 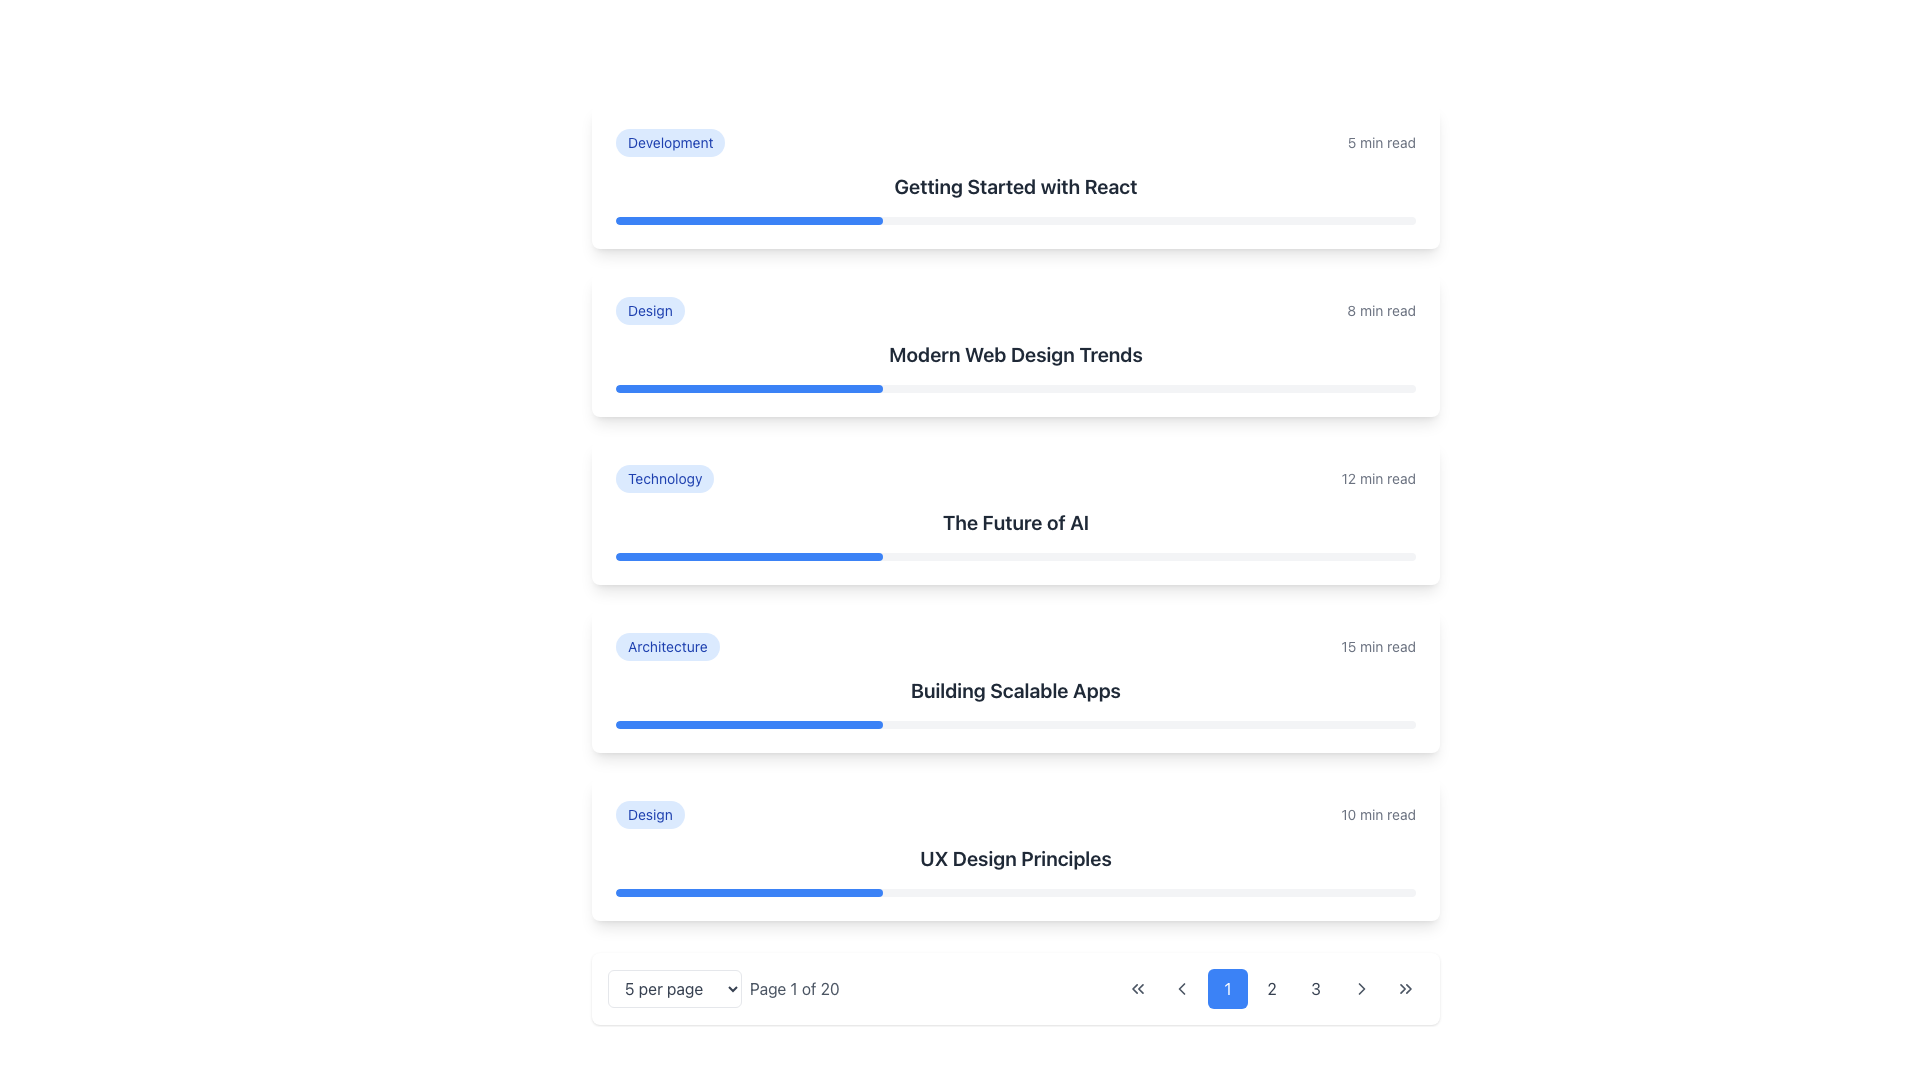 What do you see at coordinates (696, 389) in the screenshot?
I see `progress` at bounding box center [696, 389].